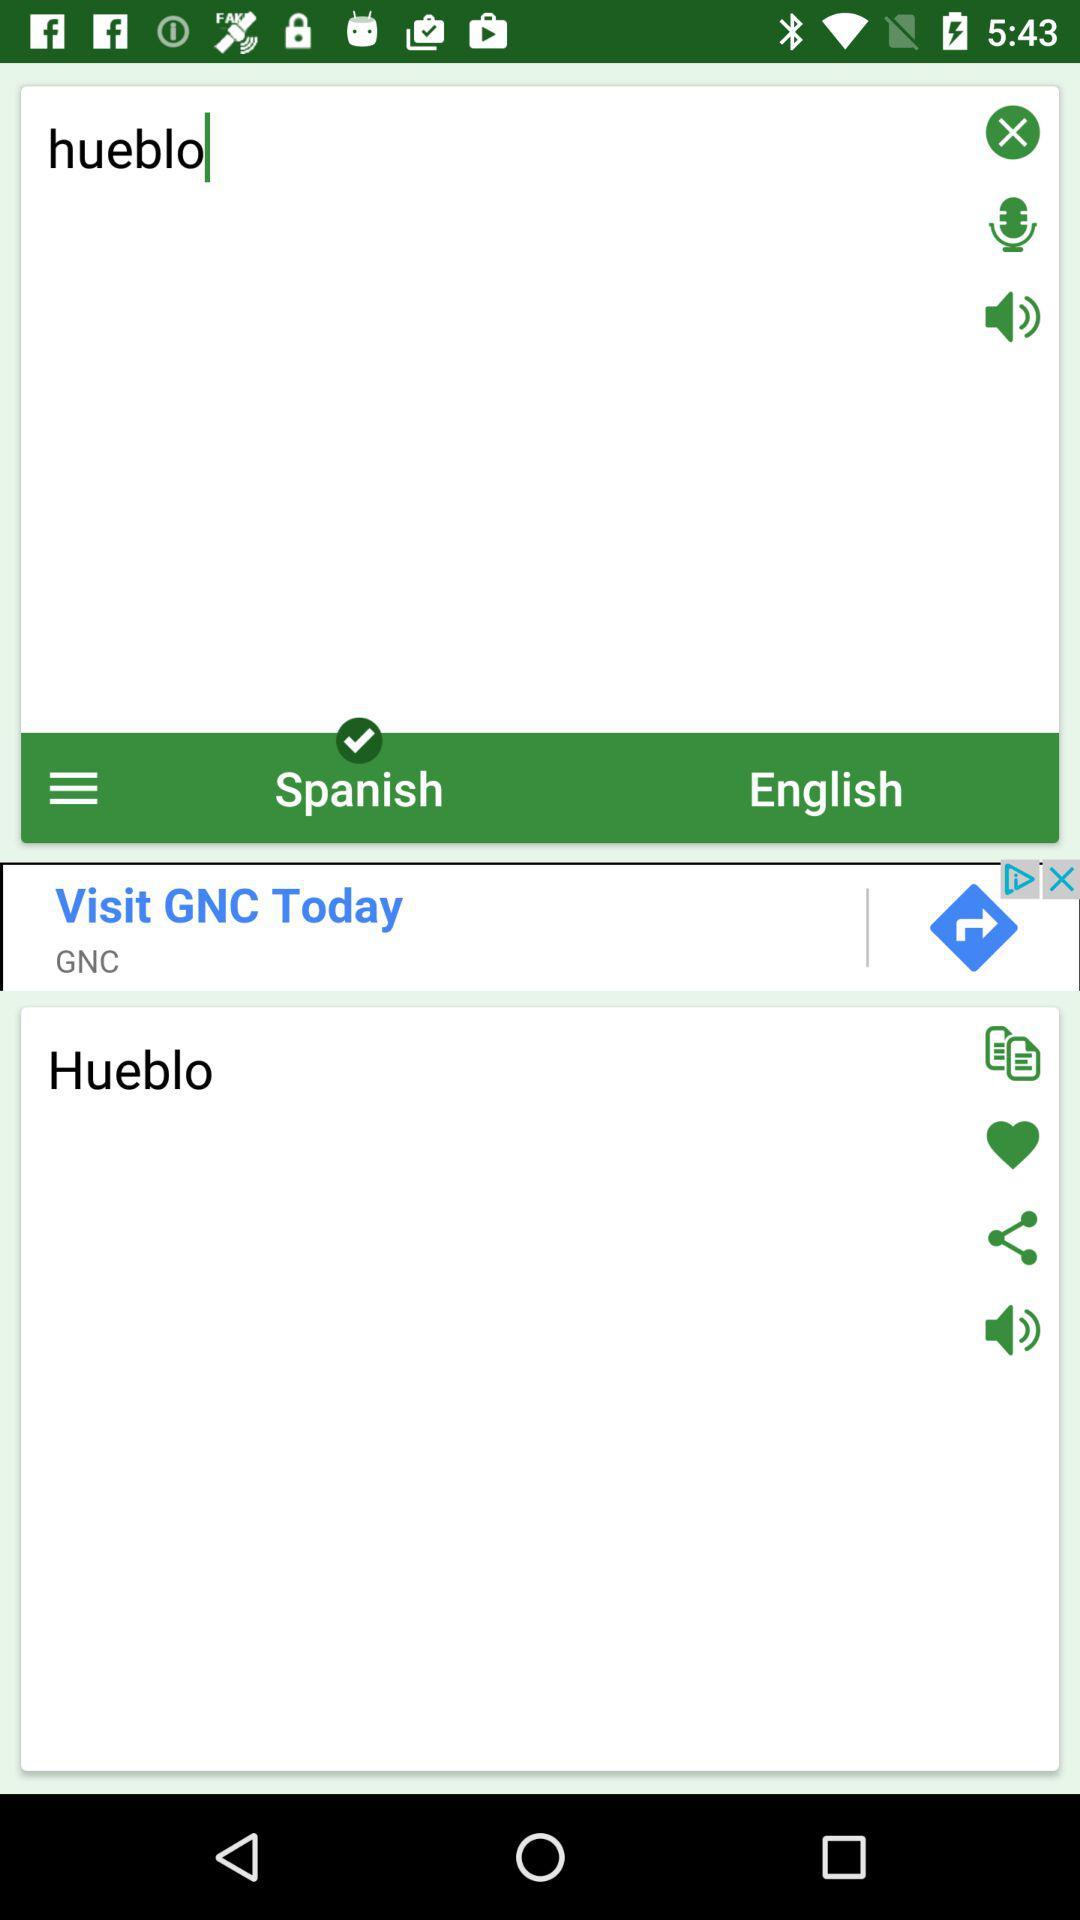 The width and height of the screenshot is (1080, 1920). Describe the element at coordinates (540, 924) in the screenshot. I see `advert field` at that location.